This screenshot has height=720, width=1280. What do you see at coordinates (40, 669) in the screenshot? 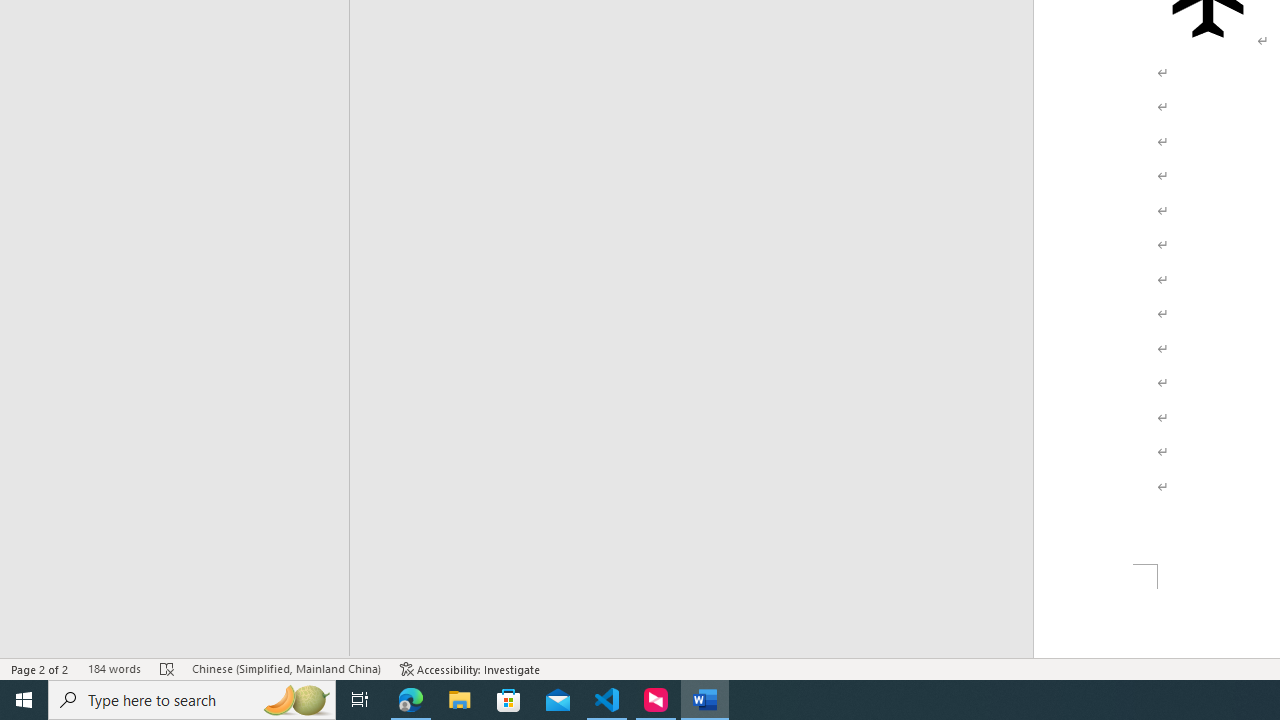
I see `'Page Number Page 2 of 2'` at bounding box center [40, 669].